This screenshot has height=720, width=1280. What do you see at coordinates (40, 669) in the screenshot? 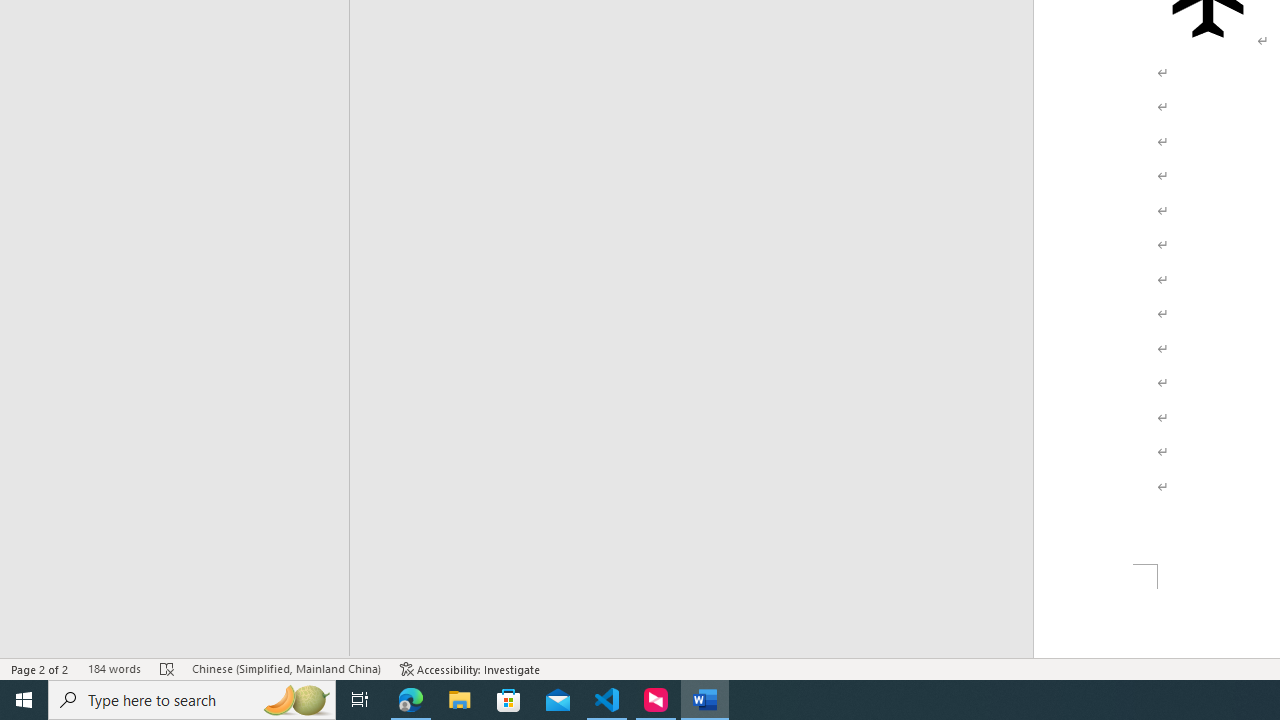
I see `'Page Number Page 2 of 2'` at bounding box center [40, 669].